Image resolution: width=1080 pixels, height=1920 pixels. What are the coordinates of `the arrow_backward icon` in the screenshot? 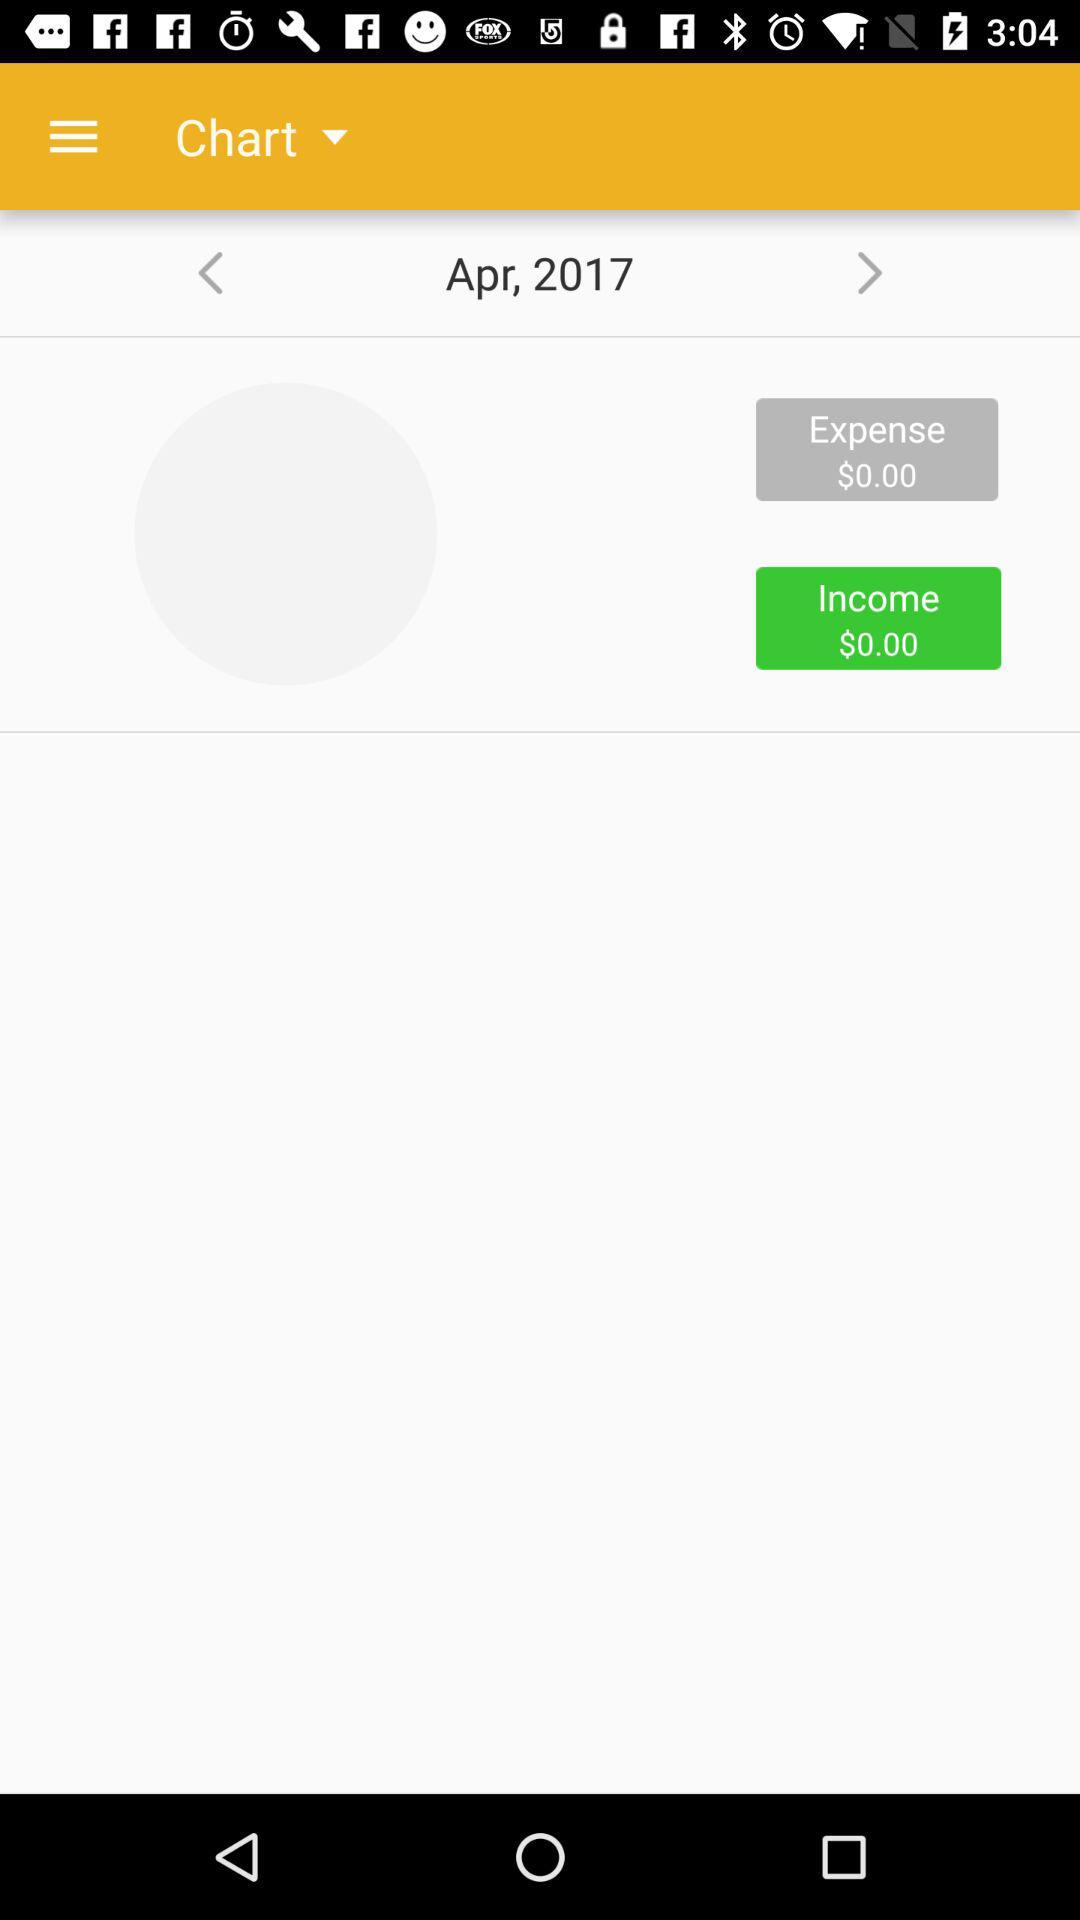 It's located at (196, 272).